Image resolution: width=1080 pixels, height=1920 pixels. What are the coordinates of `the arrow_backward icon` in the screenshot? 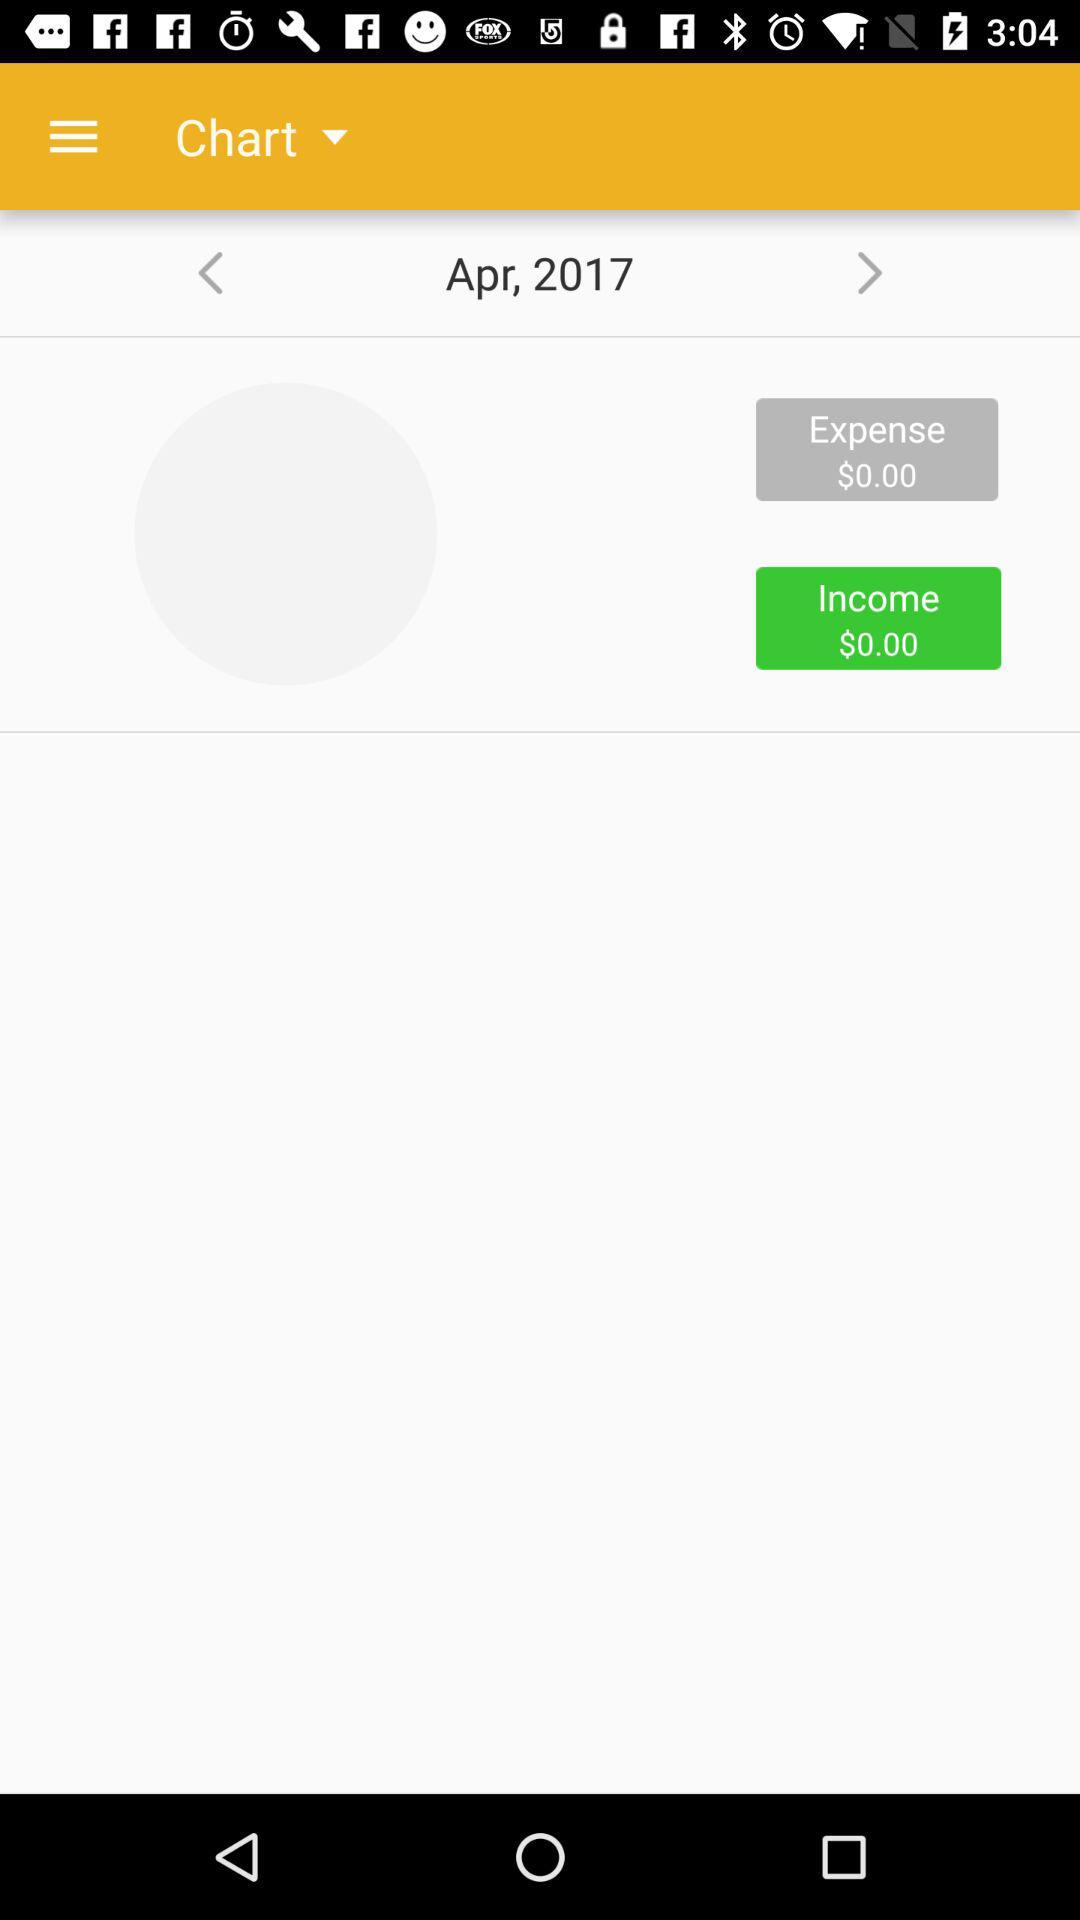 It's located at (196, 272).